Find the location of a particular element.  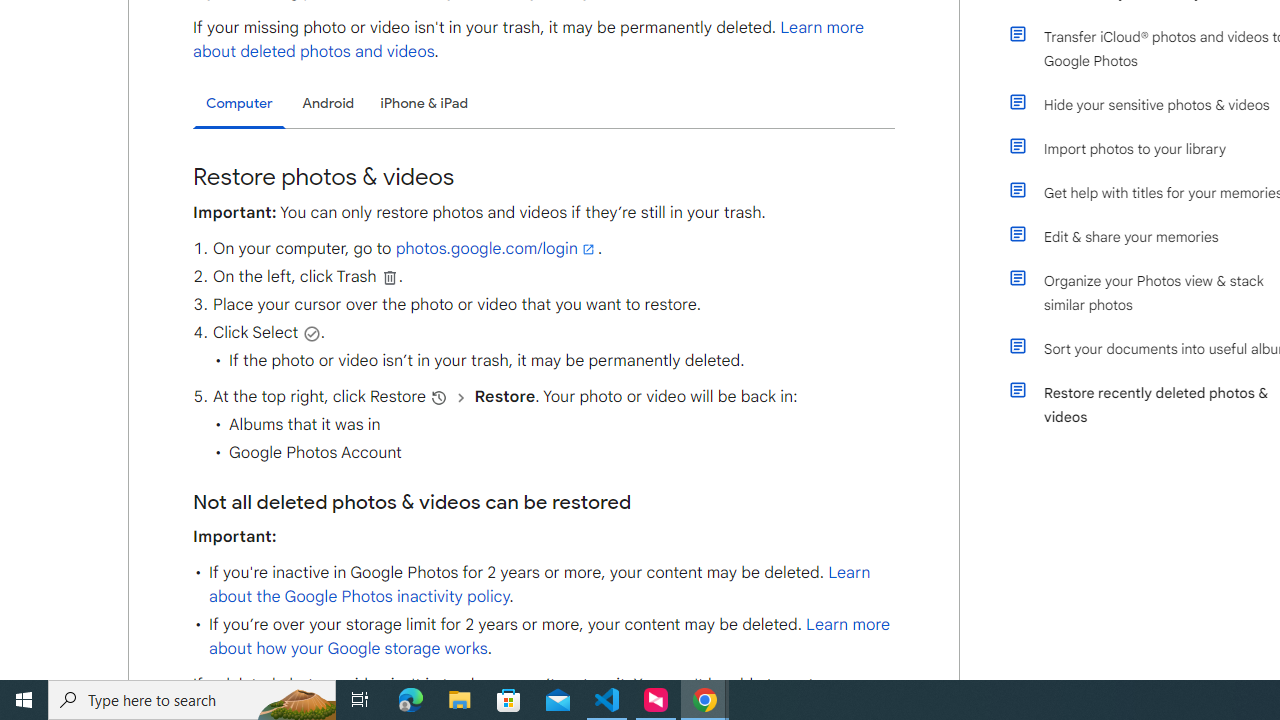

'Select' is located at coordinates (310, 332).